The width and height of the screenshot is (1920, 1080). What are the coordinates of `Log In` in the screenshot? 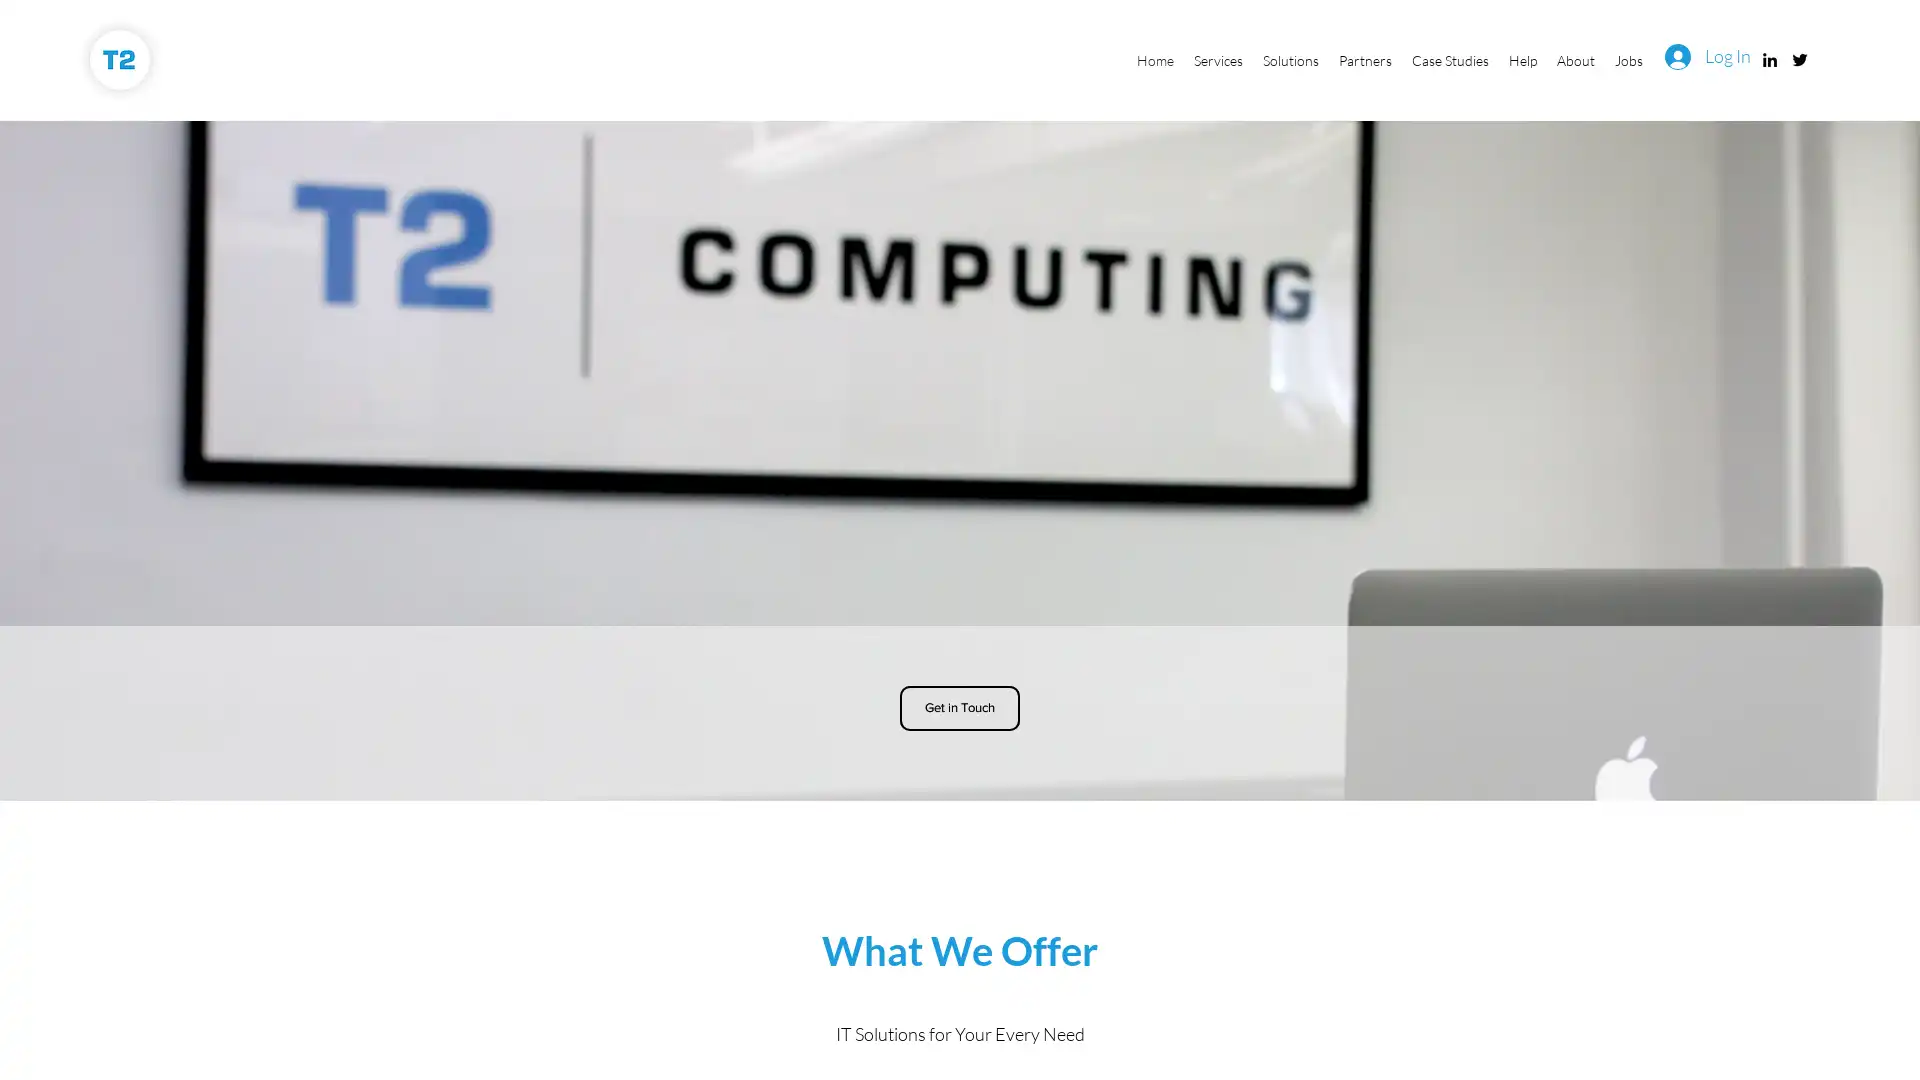 It's located at (1707, 55).